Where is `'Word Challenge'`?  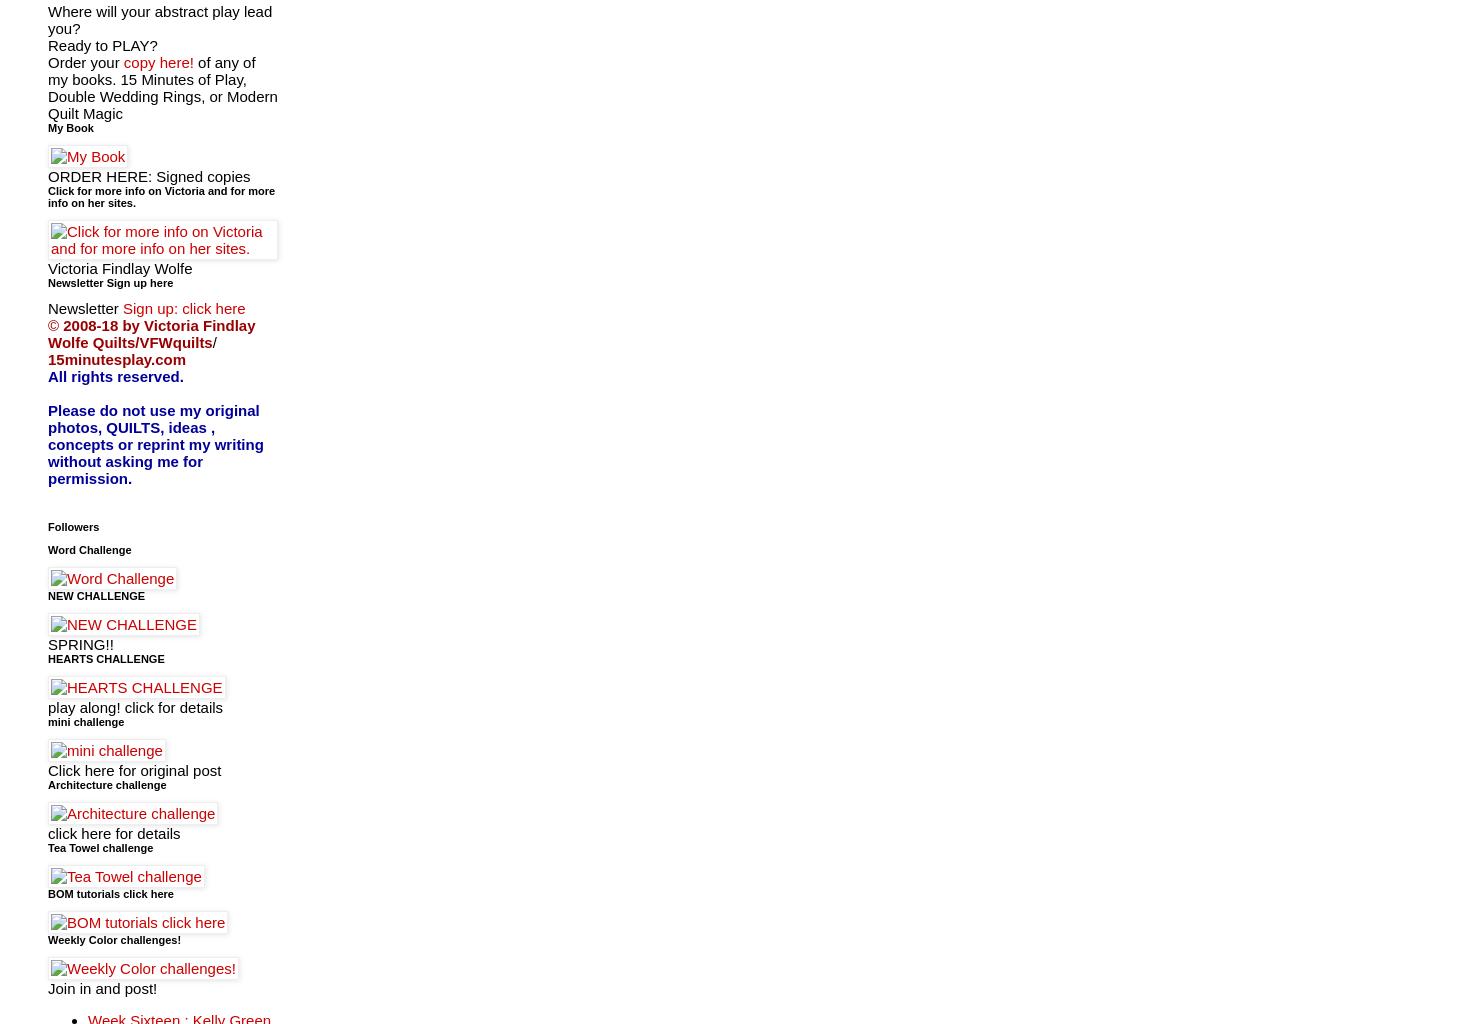
'Word Challenge' is located at coordinates (88, 548).